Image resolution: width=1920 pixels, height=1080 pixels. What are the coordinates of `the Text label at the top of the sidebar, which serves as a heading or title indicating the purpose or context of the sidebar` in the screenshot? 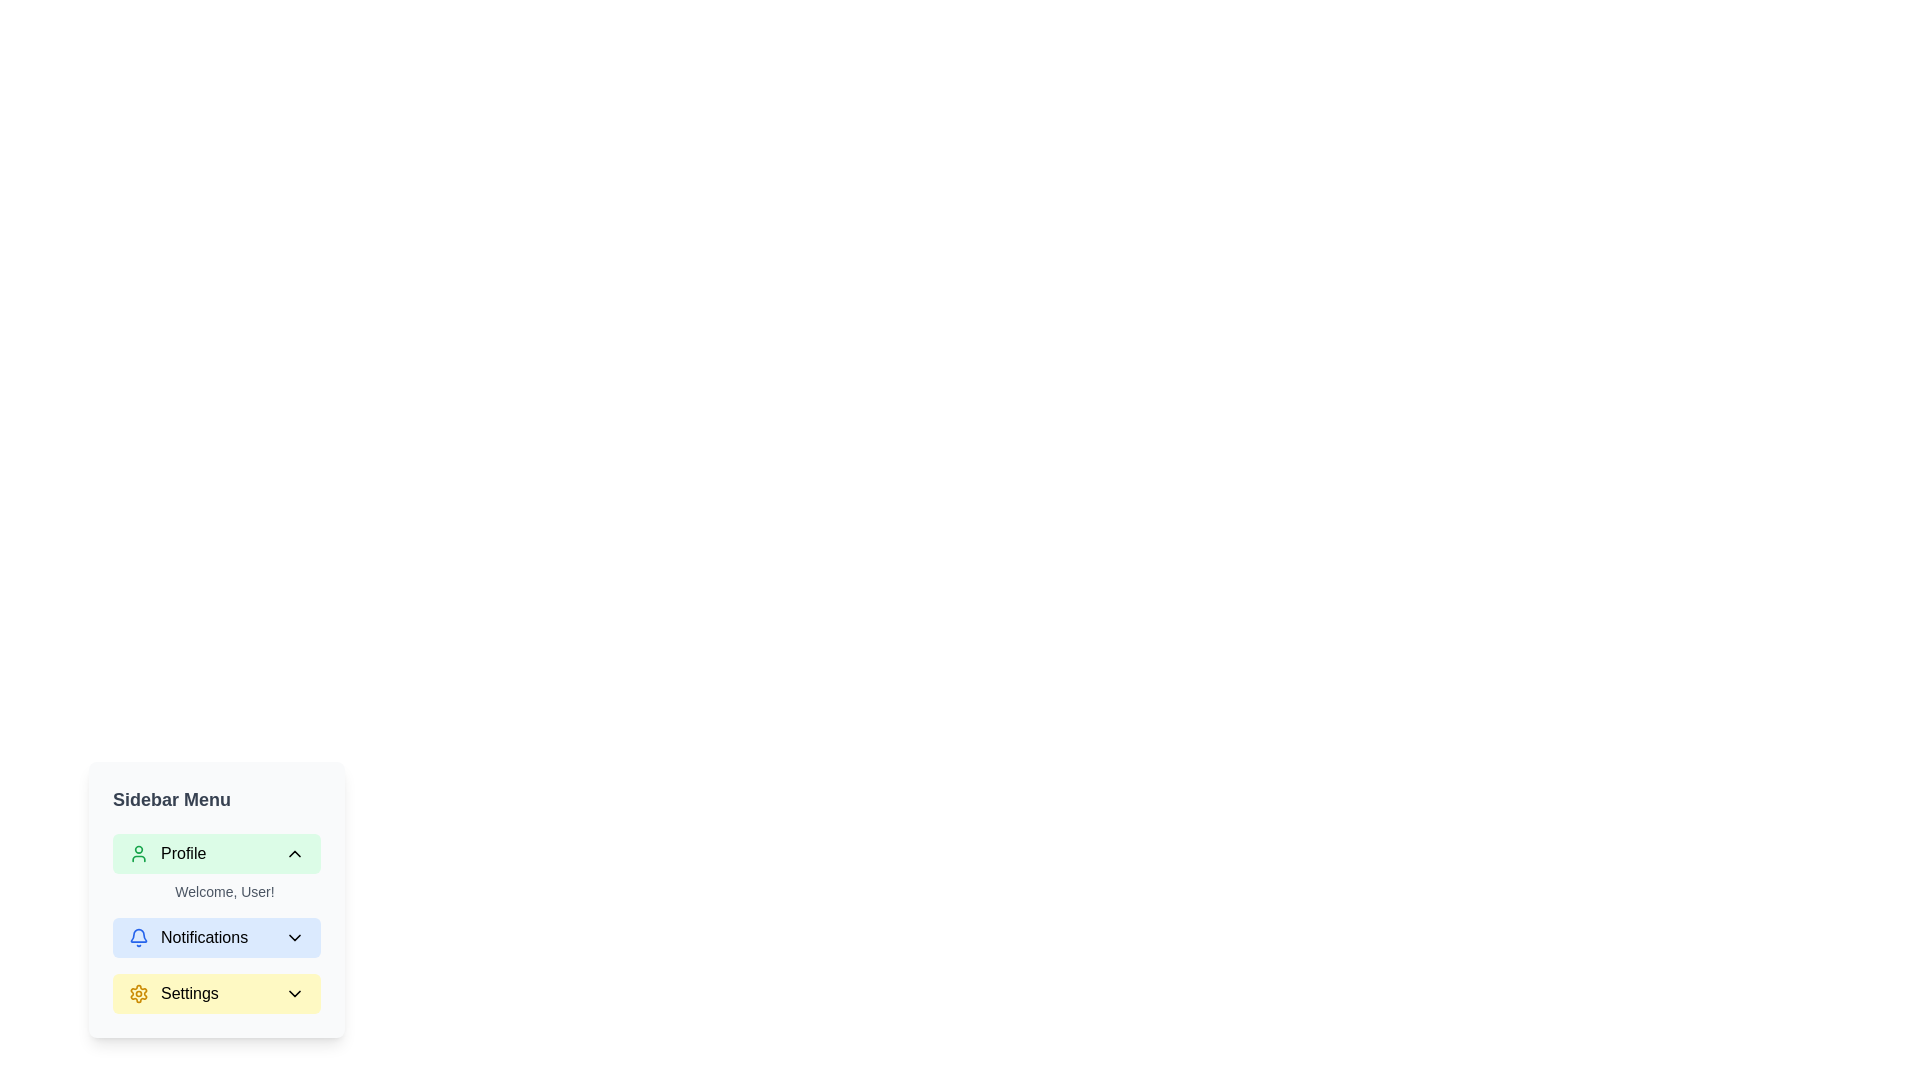 It's located at (216, 798).